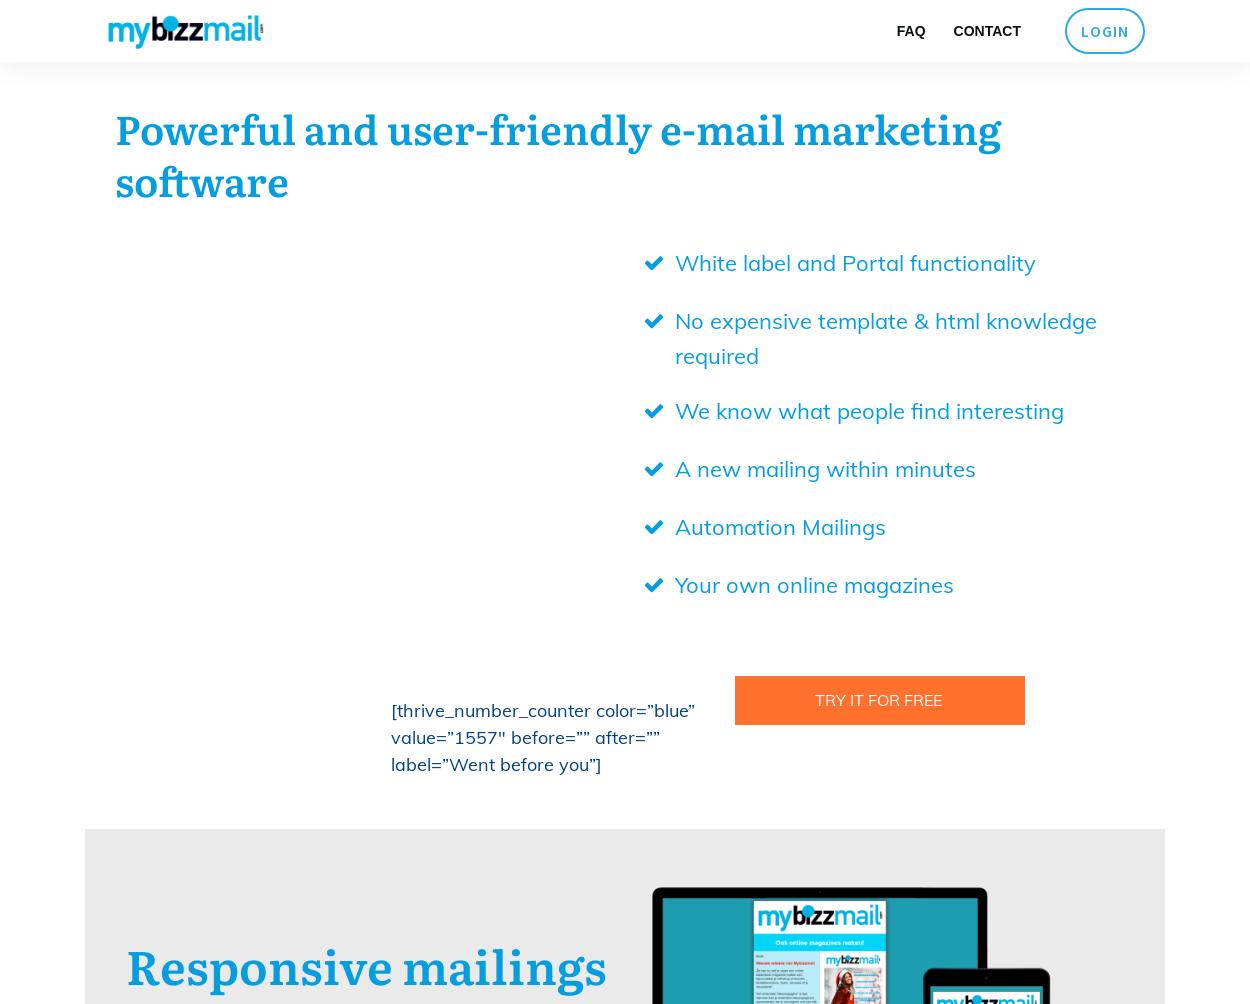 Image resolution: width=1250 pixels, height=1004 pixels. What do you see at coordinates (364, 963) in the screenshot?
I see `'Responsive mailings'` at bounding box center [364, 963].